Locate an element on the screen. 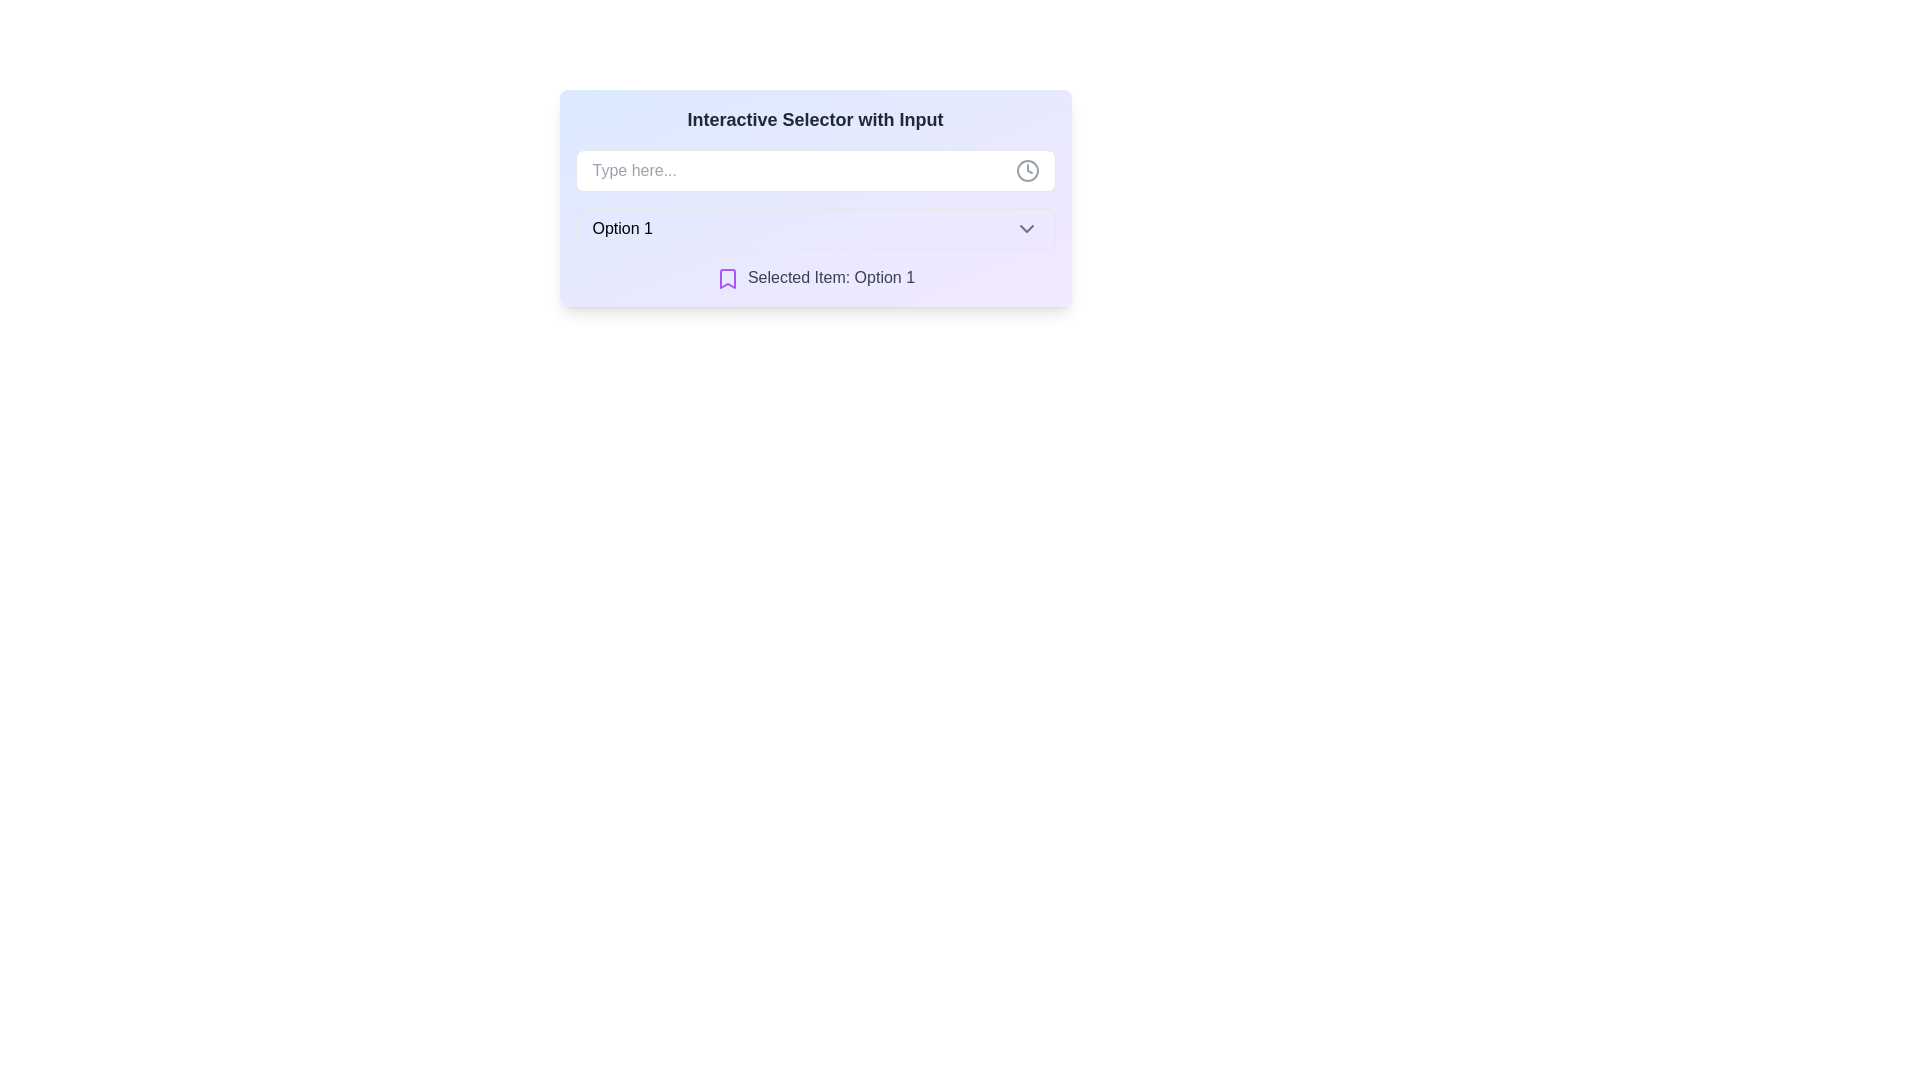 This screenshot has height=1080, width=1920. the chevron down icon located on the right side of the dropdown field labeled 'Option 1' is located at coordinates (1026, 227).